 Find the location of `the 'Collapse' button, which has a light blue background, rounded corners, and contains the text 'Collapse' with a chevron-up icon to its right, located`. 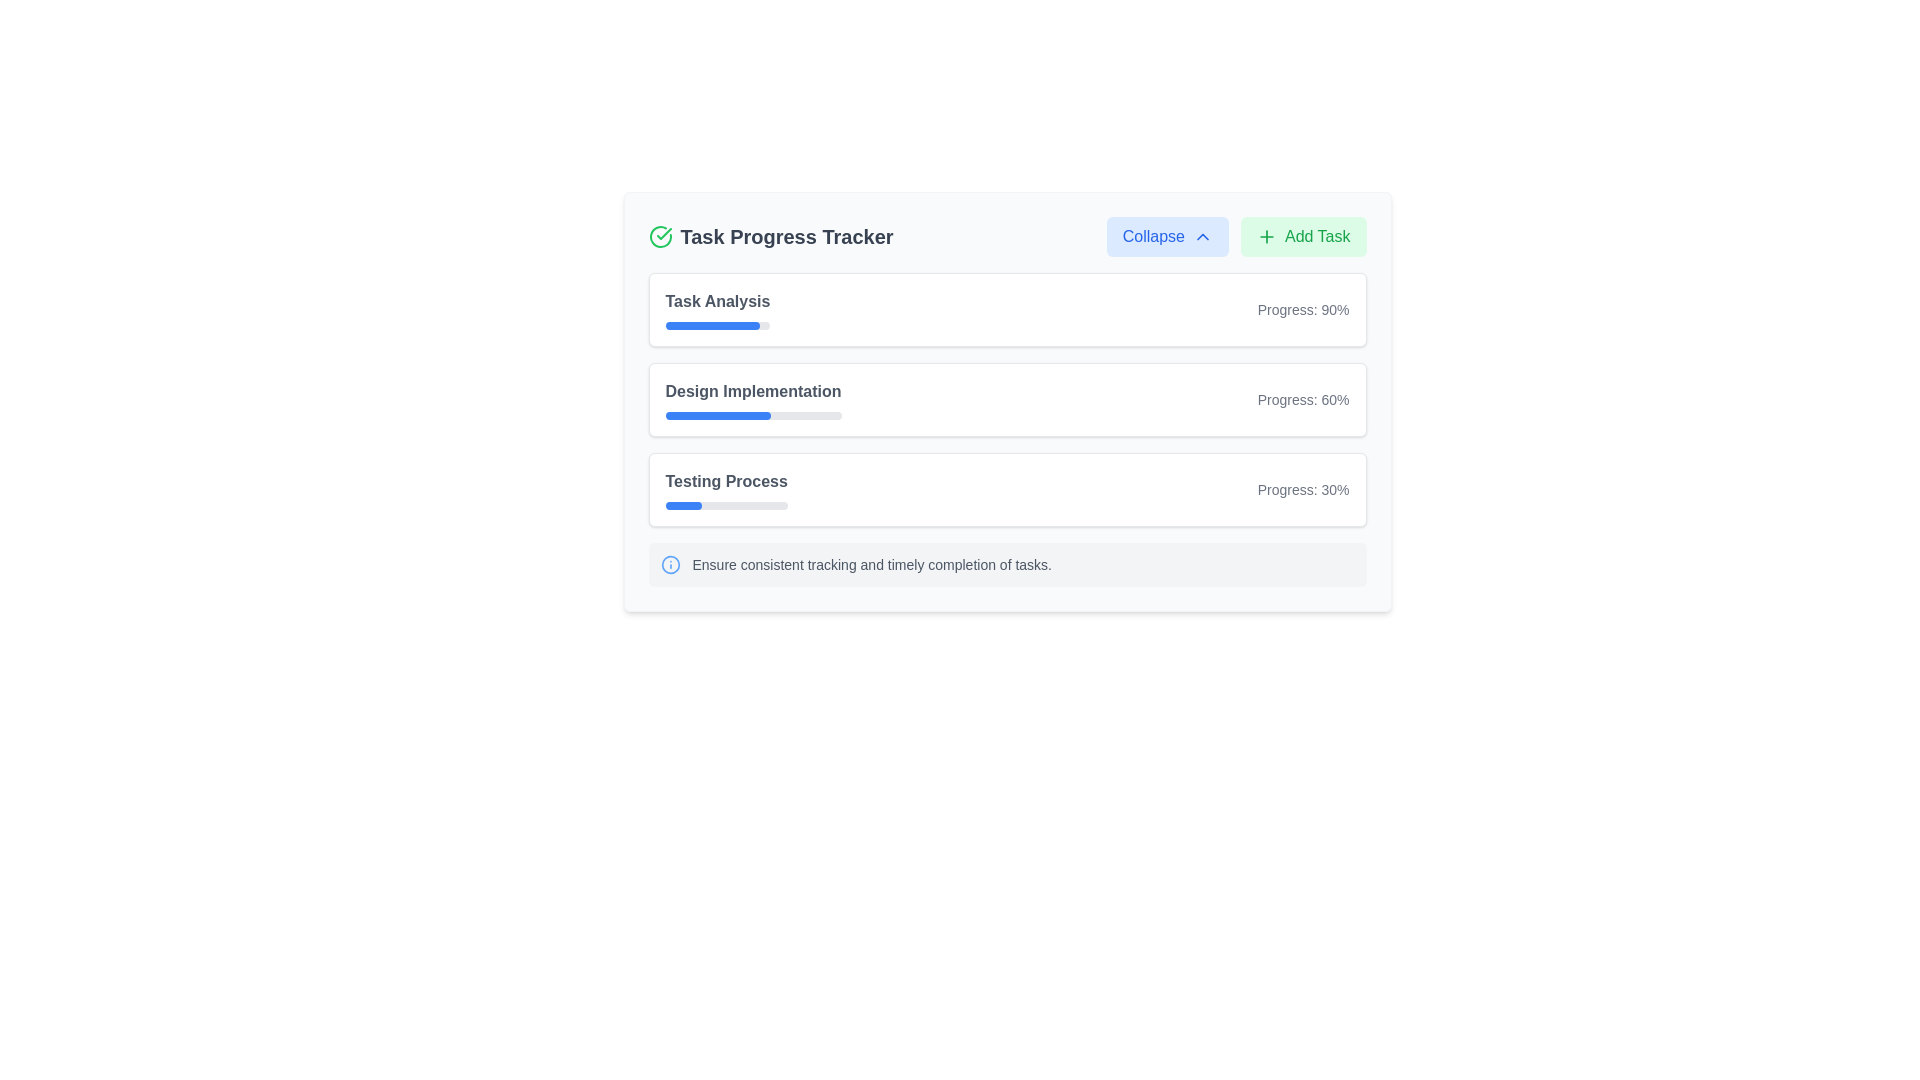

the 'Collapse' button, which has a light blue background, rounded corners, and contains the text 'Collapse' with a chevron-up icon to its right, located is located at coordinates (1167, 235).